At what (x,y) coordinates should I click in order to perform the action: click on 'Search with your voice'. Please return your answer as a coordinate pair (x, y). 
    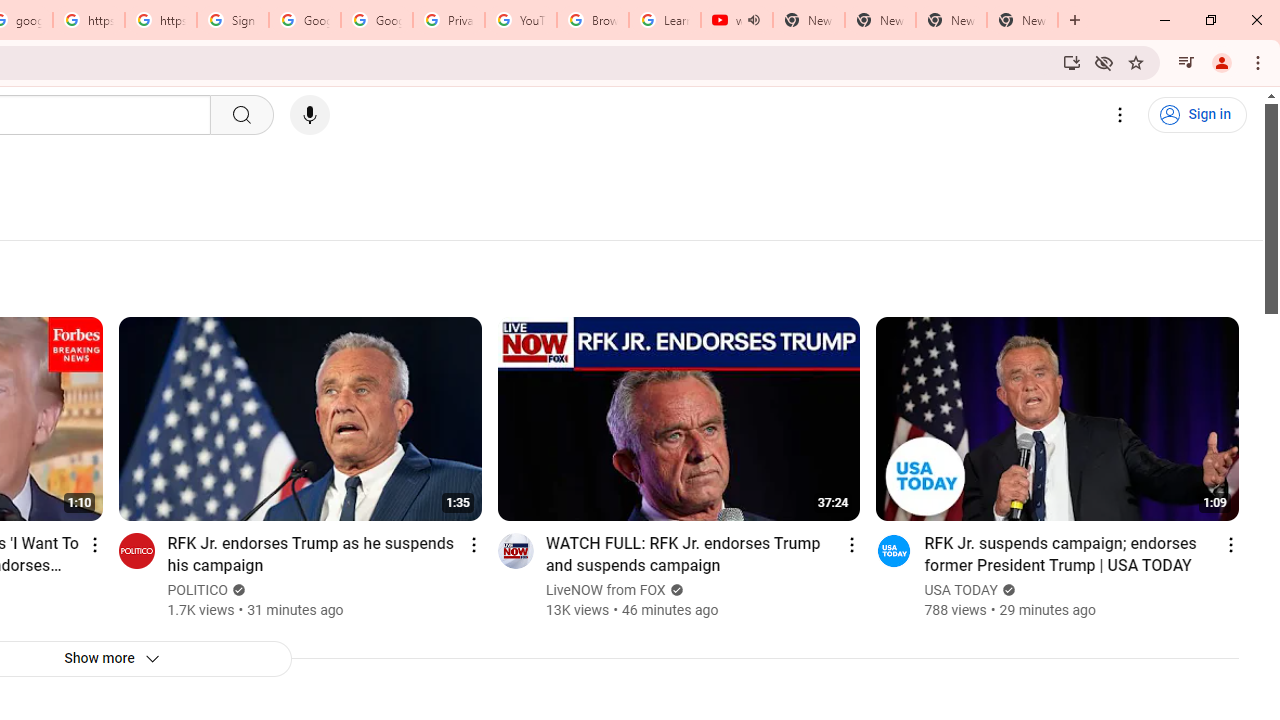
    Looking at the image, I should click on (308, 115).